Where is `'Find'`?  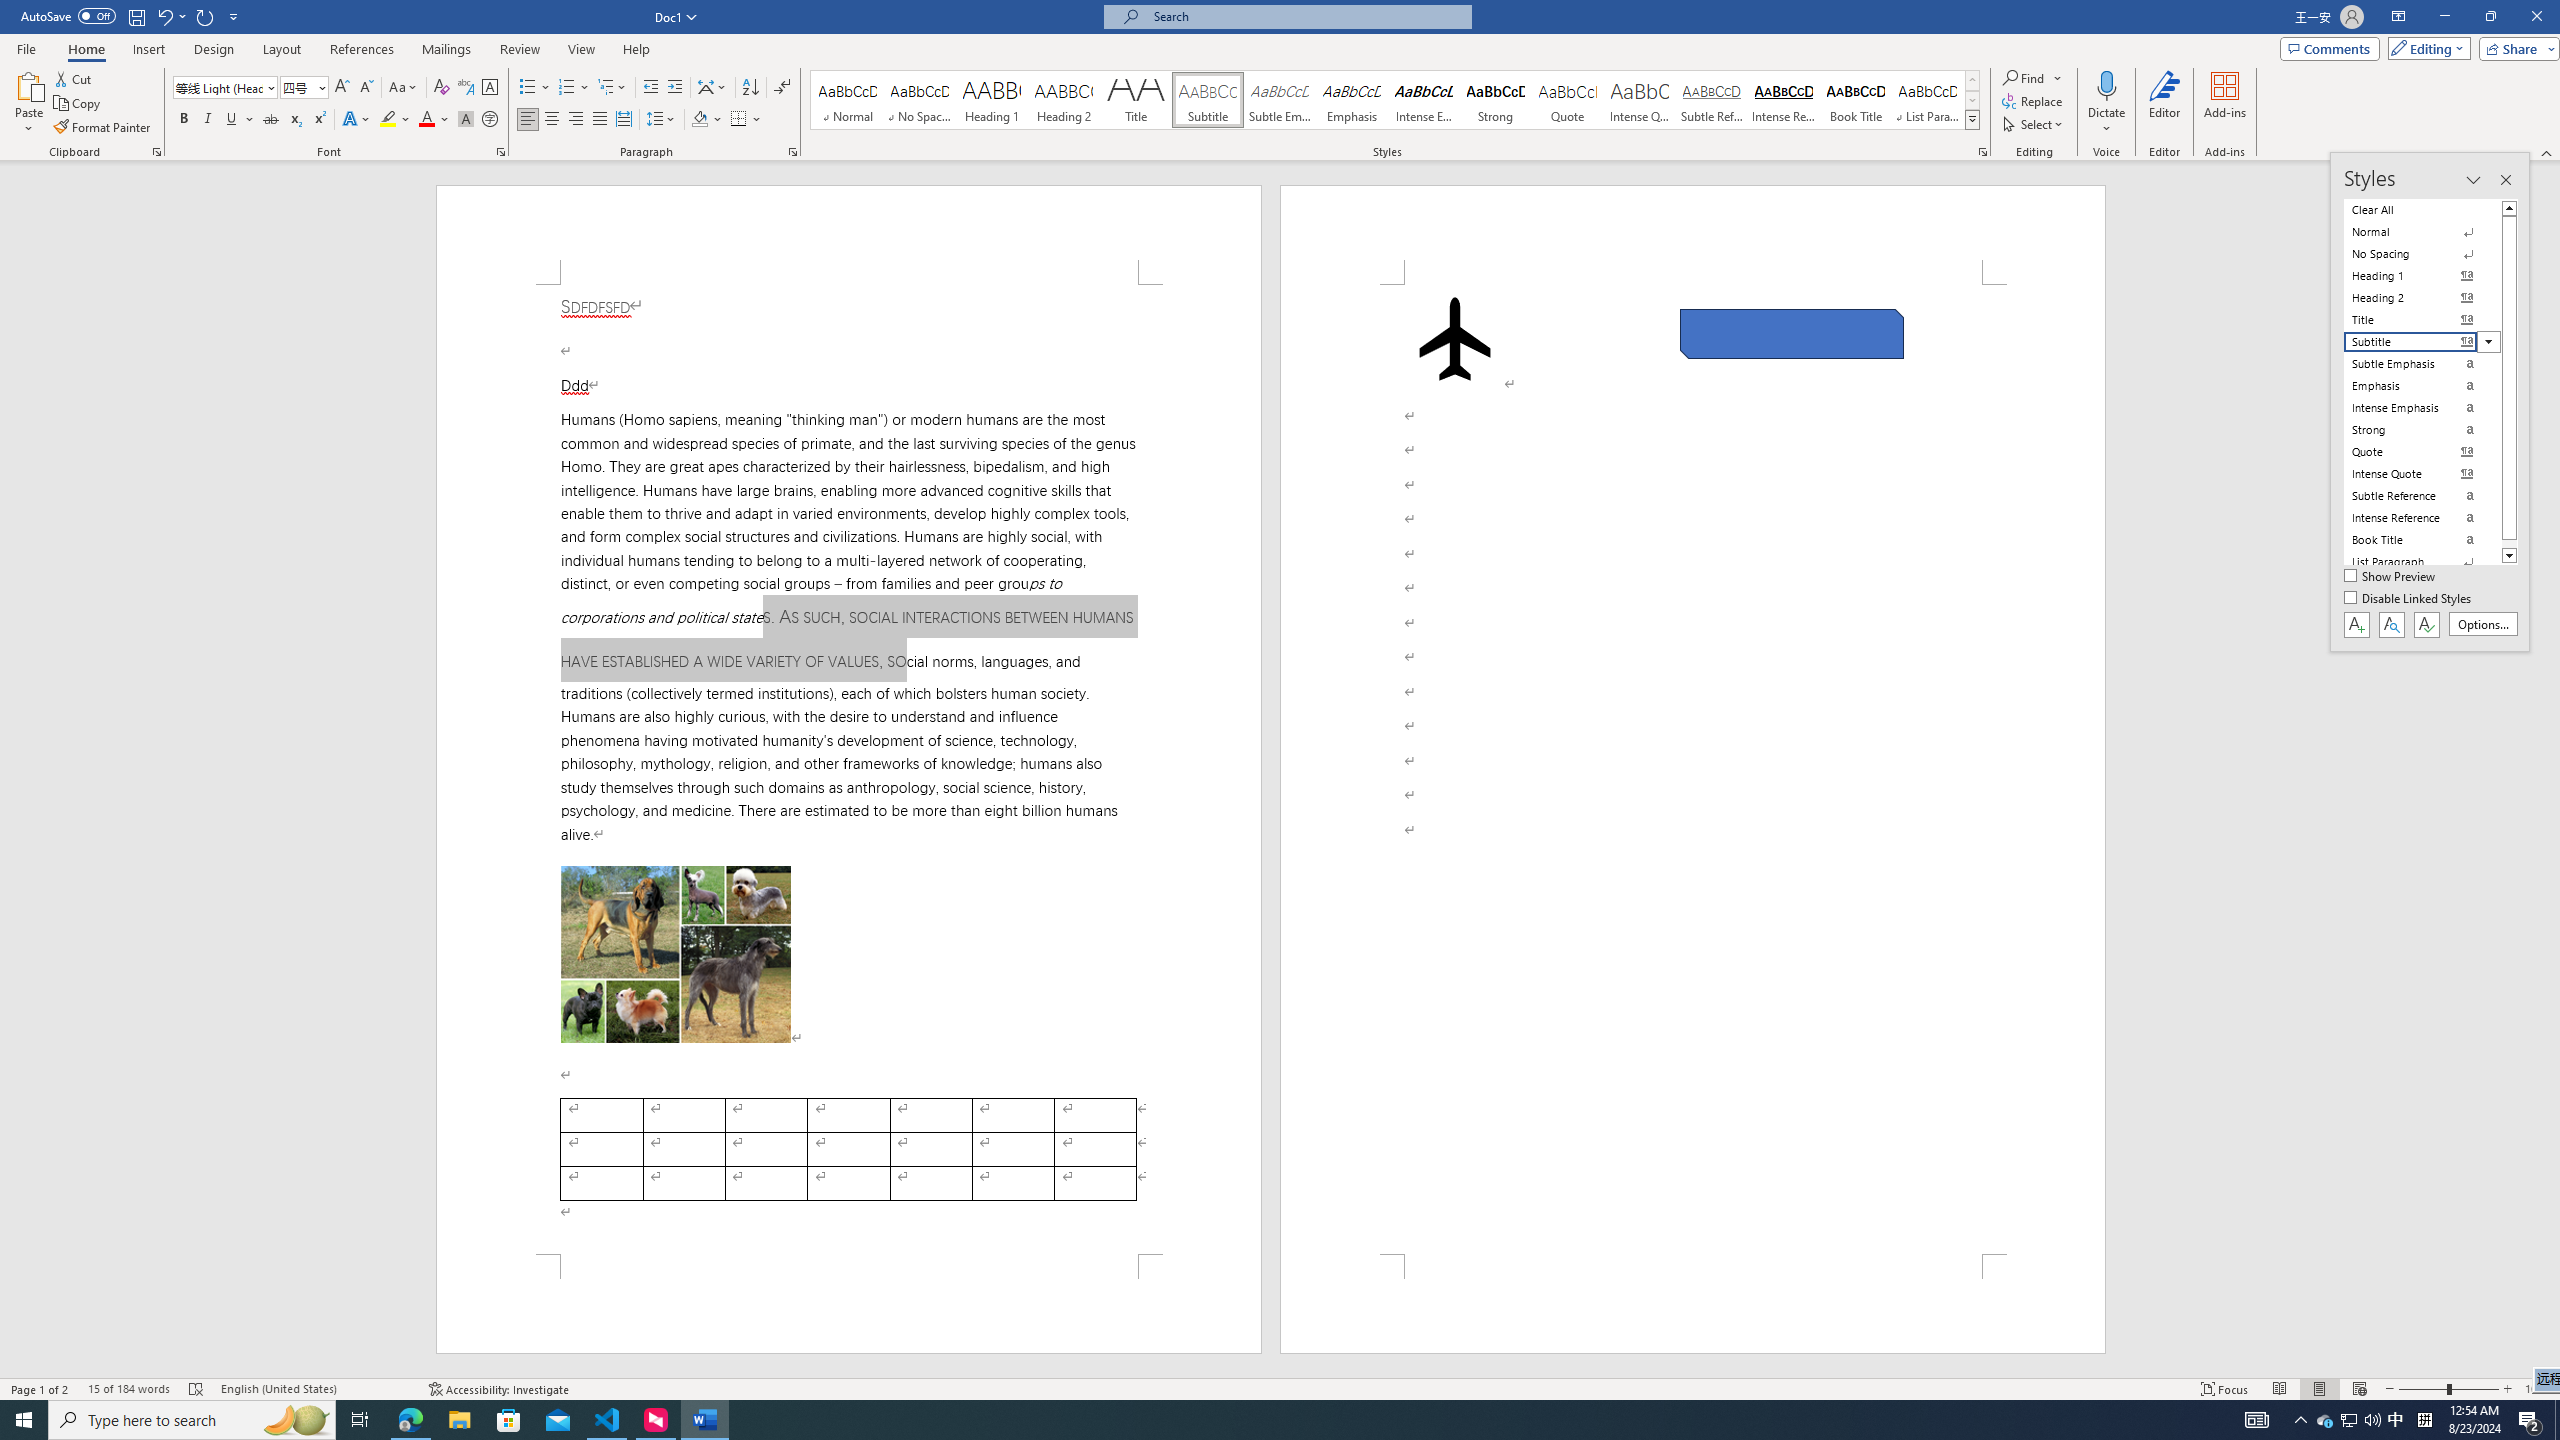
'Find' is located at coordinates (2023, 77).